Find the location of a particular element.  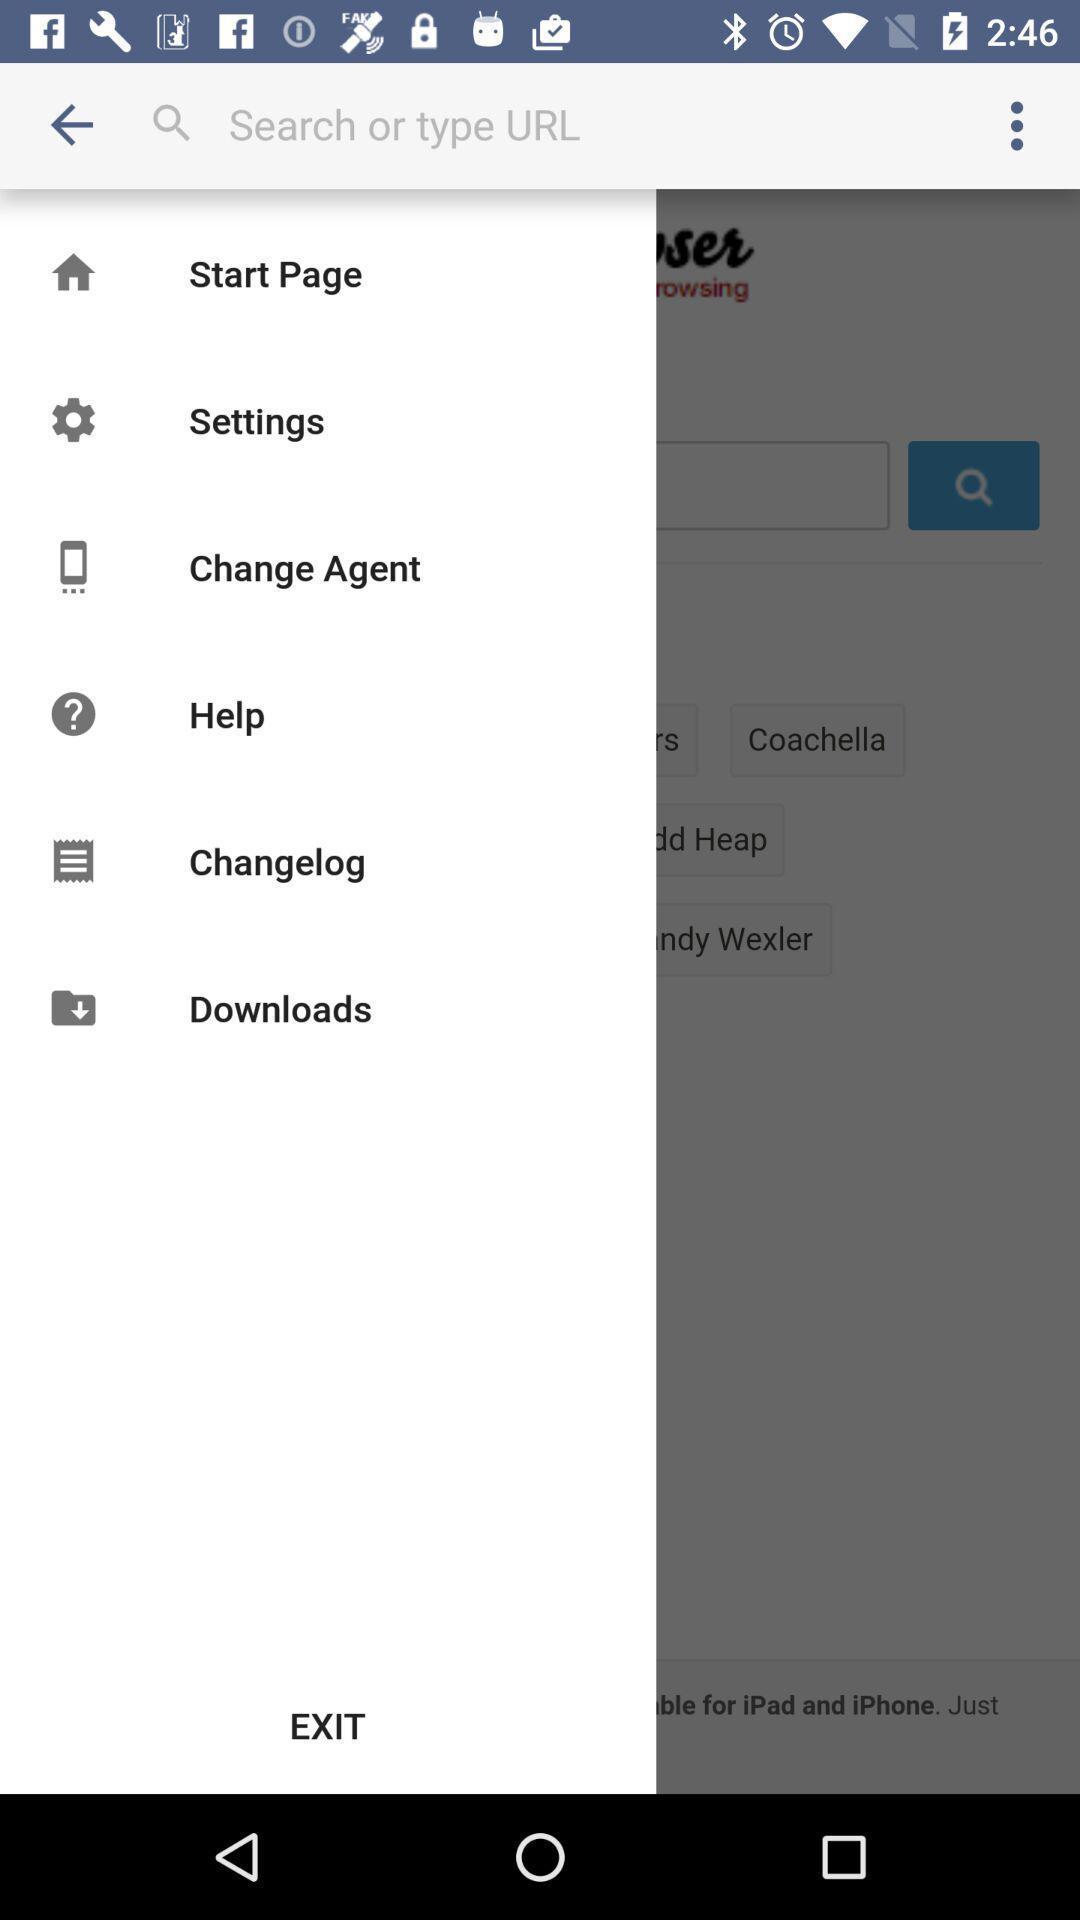

start page is located at coordinates (275, 272).